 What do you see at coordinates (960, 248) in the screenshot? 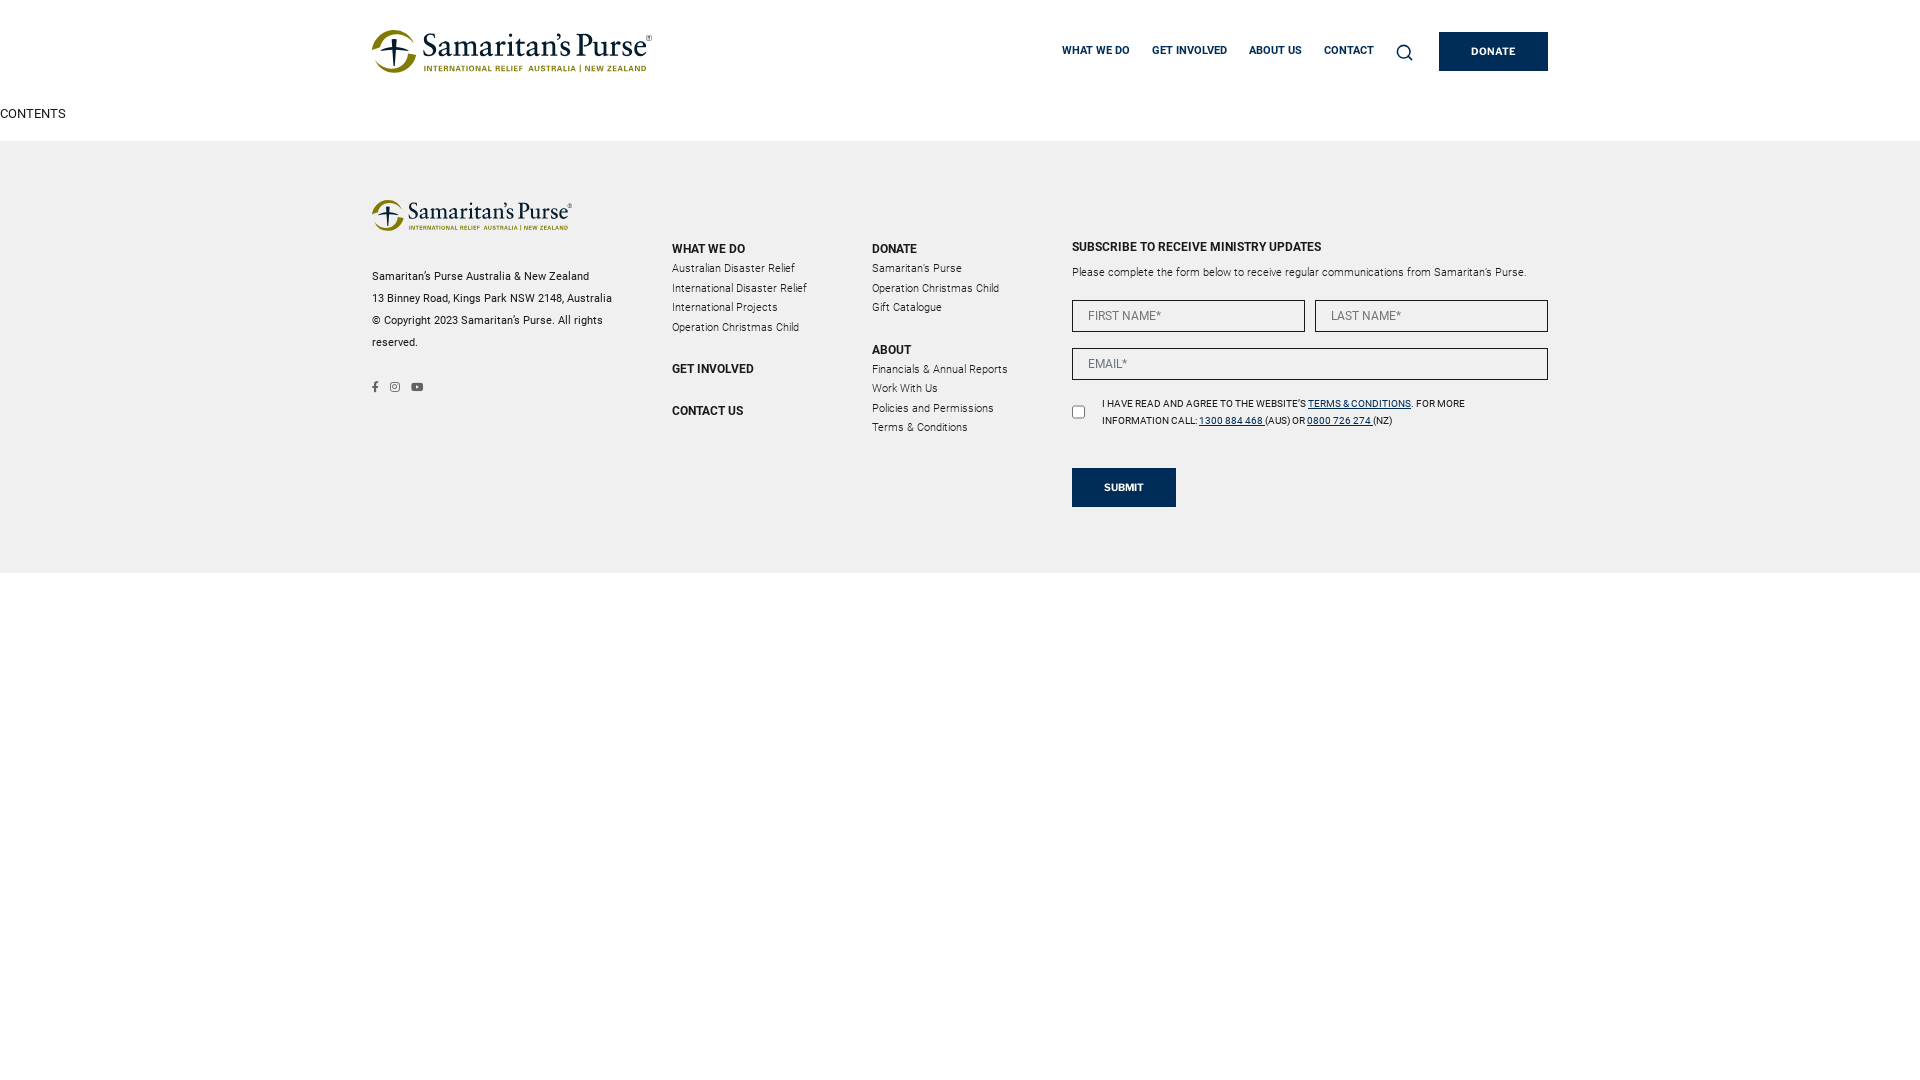
I see `'DONATE'` at bounding box center [960, 248].